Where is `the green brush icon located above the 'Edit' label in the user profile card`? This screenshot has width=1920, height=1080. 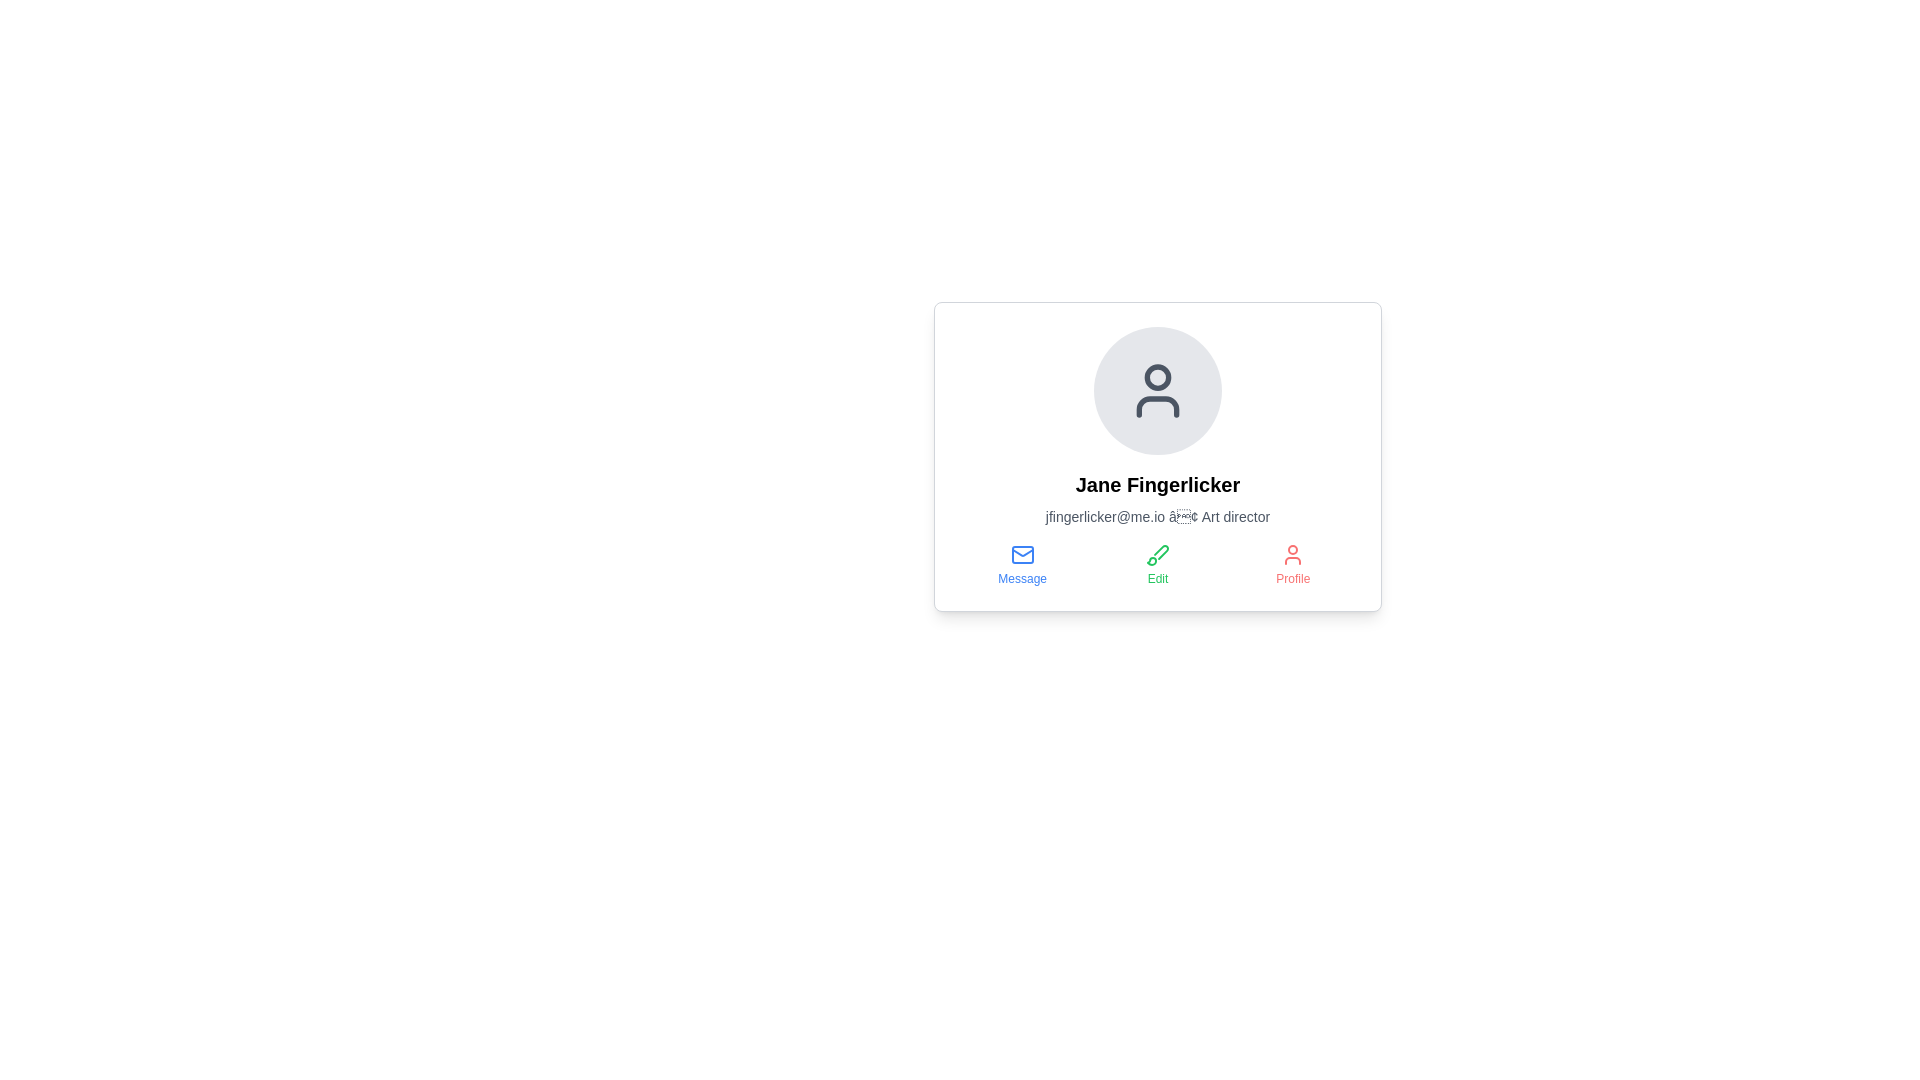 the green brush icon located above the 'Edit' label in the user profile card is located at coordinates (1157, 555).